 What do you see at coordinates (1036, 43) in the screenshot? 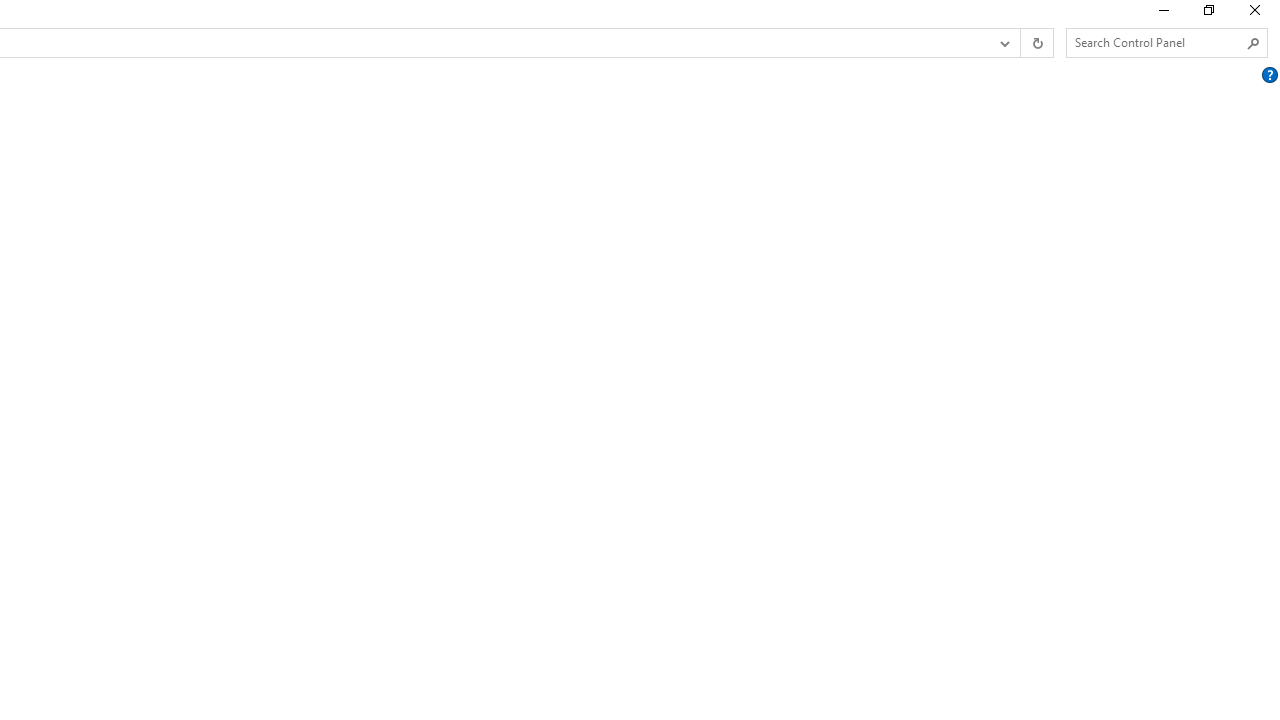
I see `'Refresh "Storage Spaces" (F5)'` at bounding box center [1036, 43].